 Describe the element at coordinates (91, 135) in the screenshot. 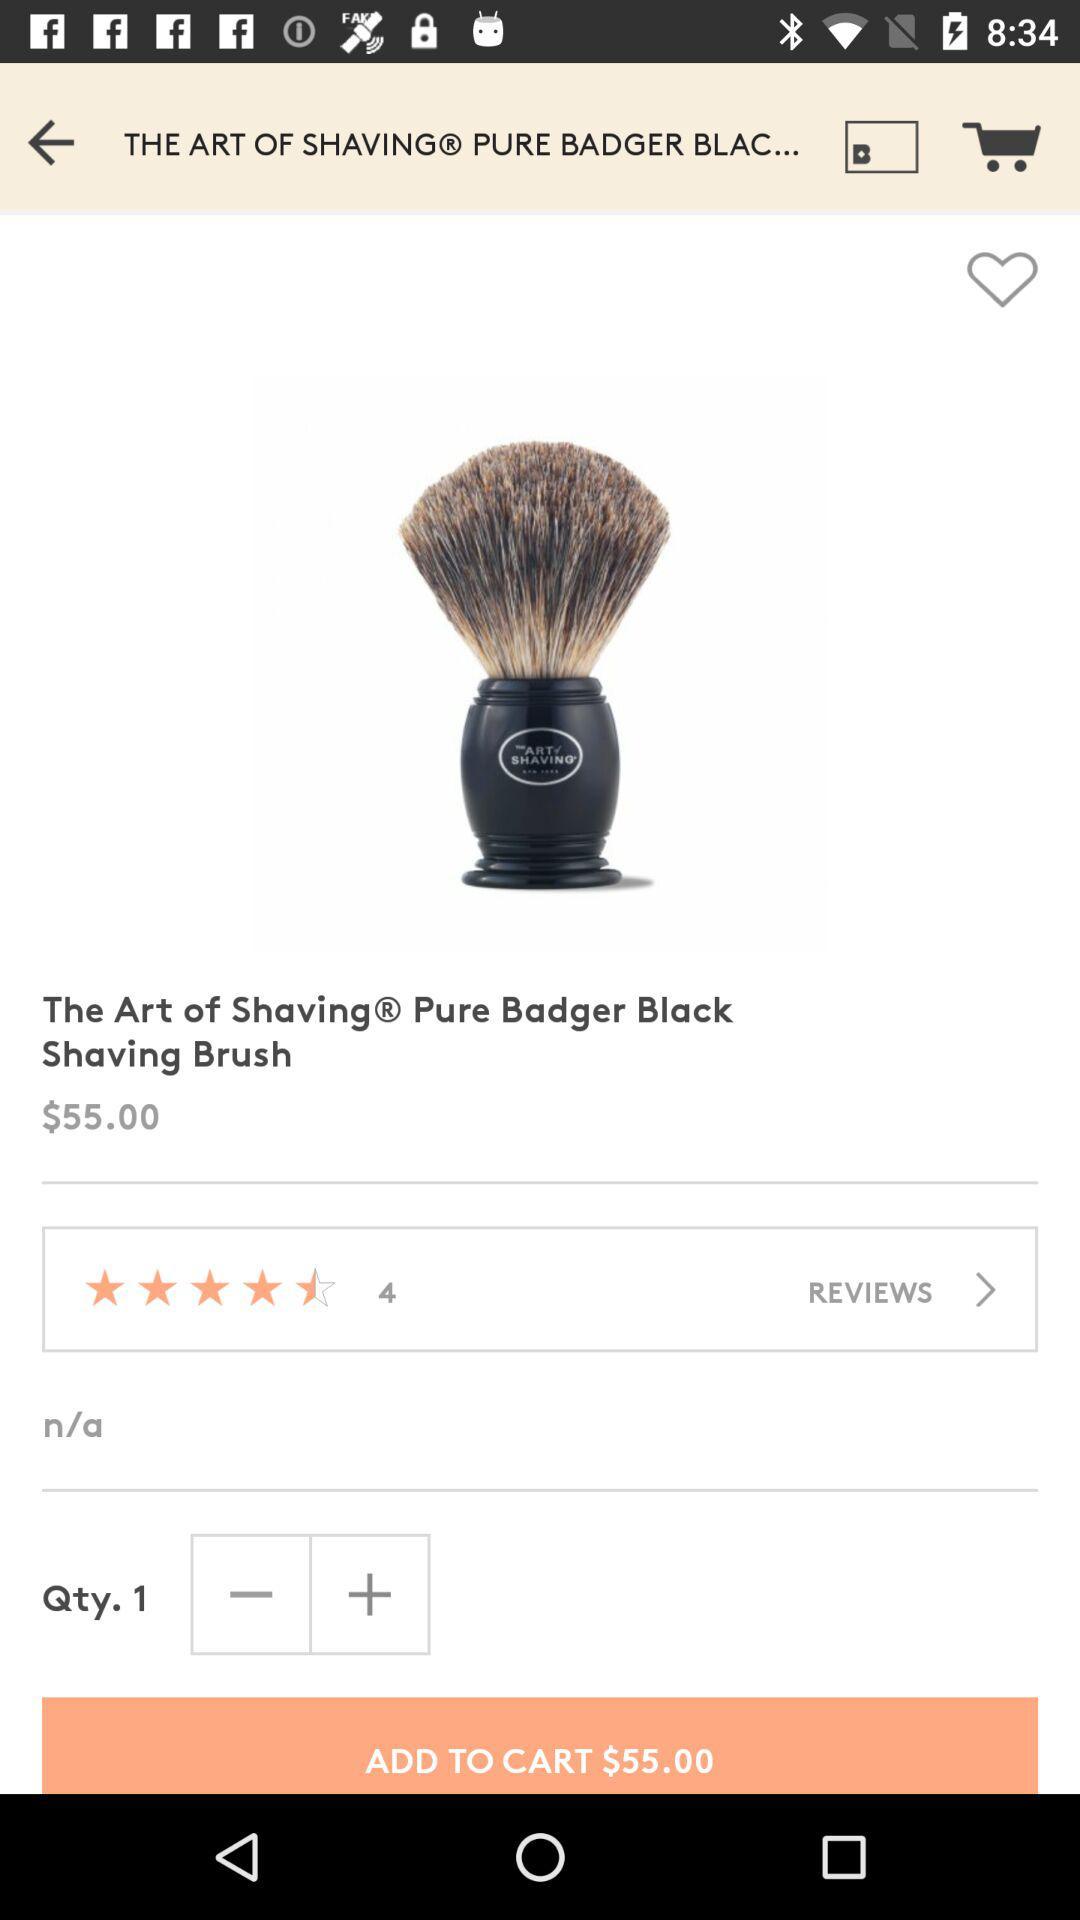

I see `go back` at that location.